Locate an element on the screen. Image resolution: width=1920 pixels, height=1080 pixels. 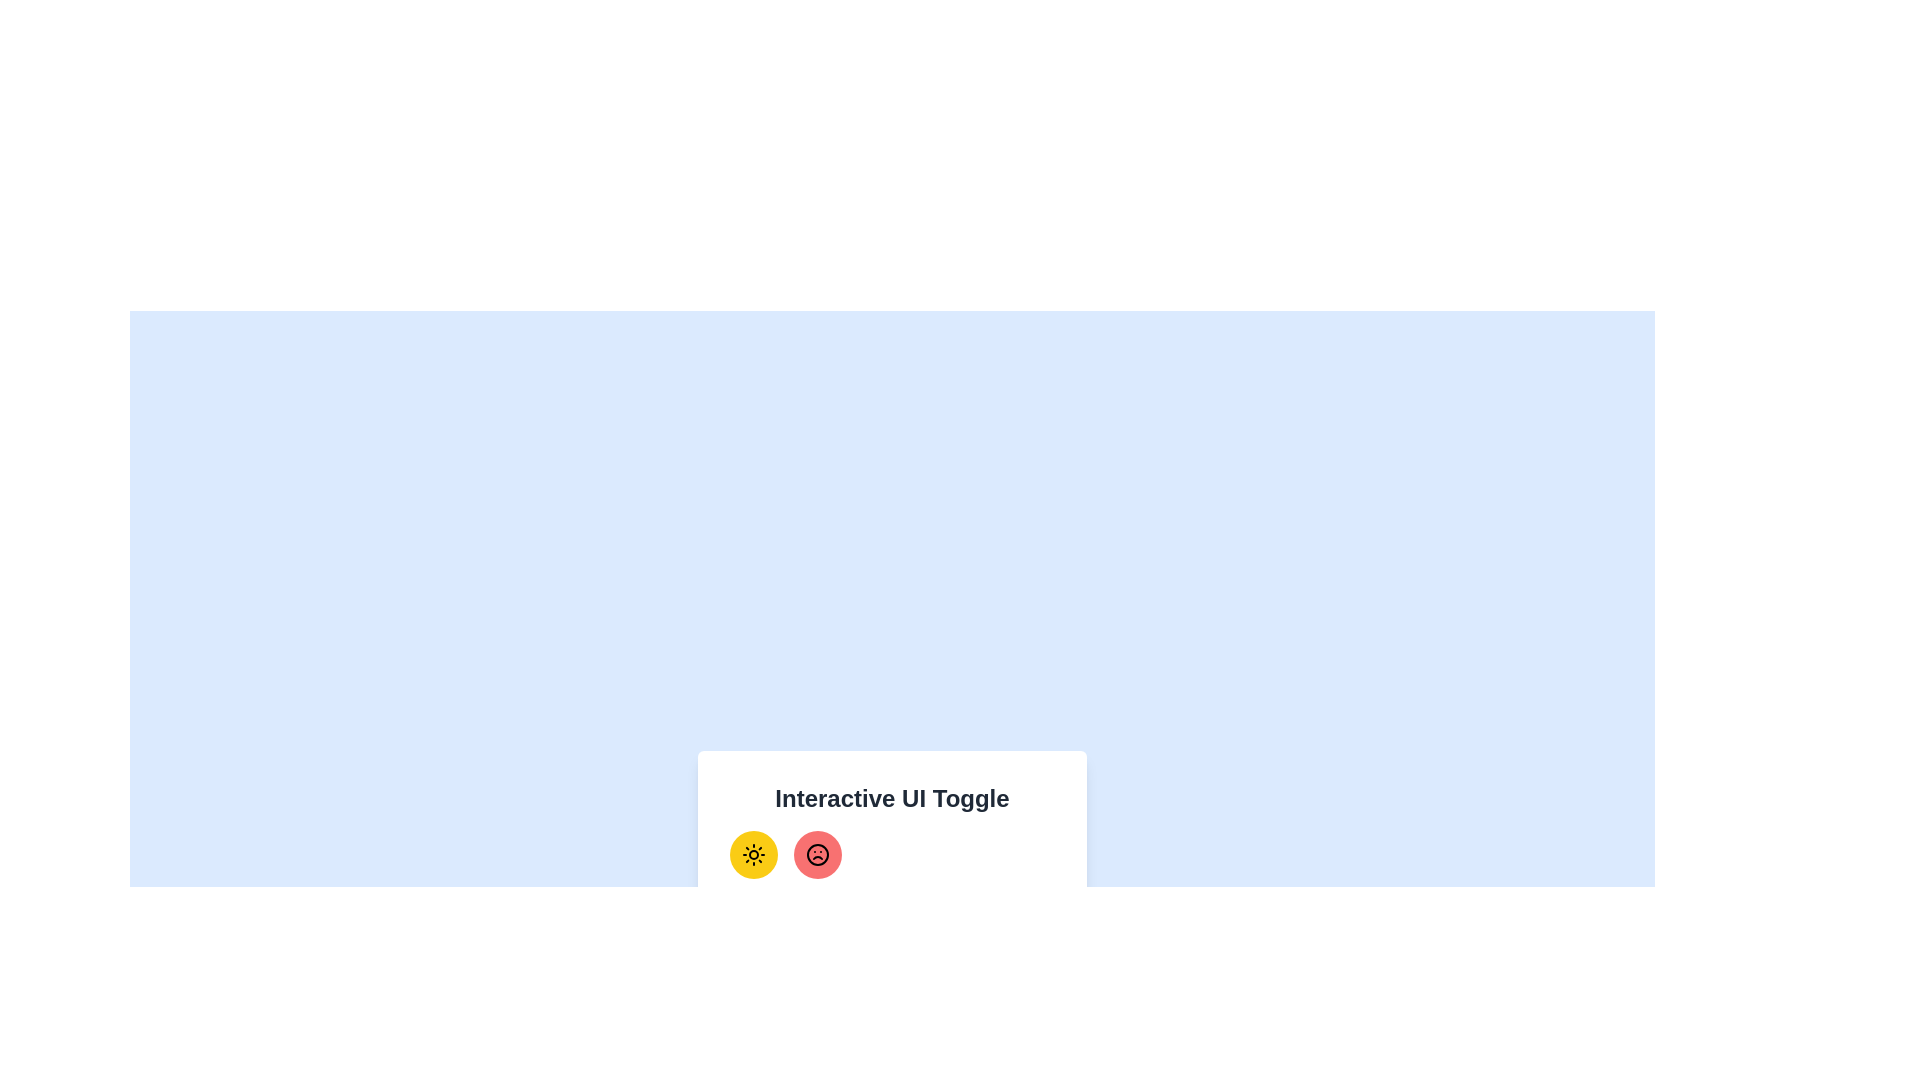
the text 'Interactive UI Toggle' to highlight it is located at coordinates (891, 797).